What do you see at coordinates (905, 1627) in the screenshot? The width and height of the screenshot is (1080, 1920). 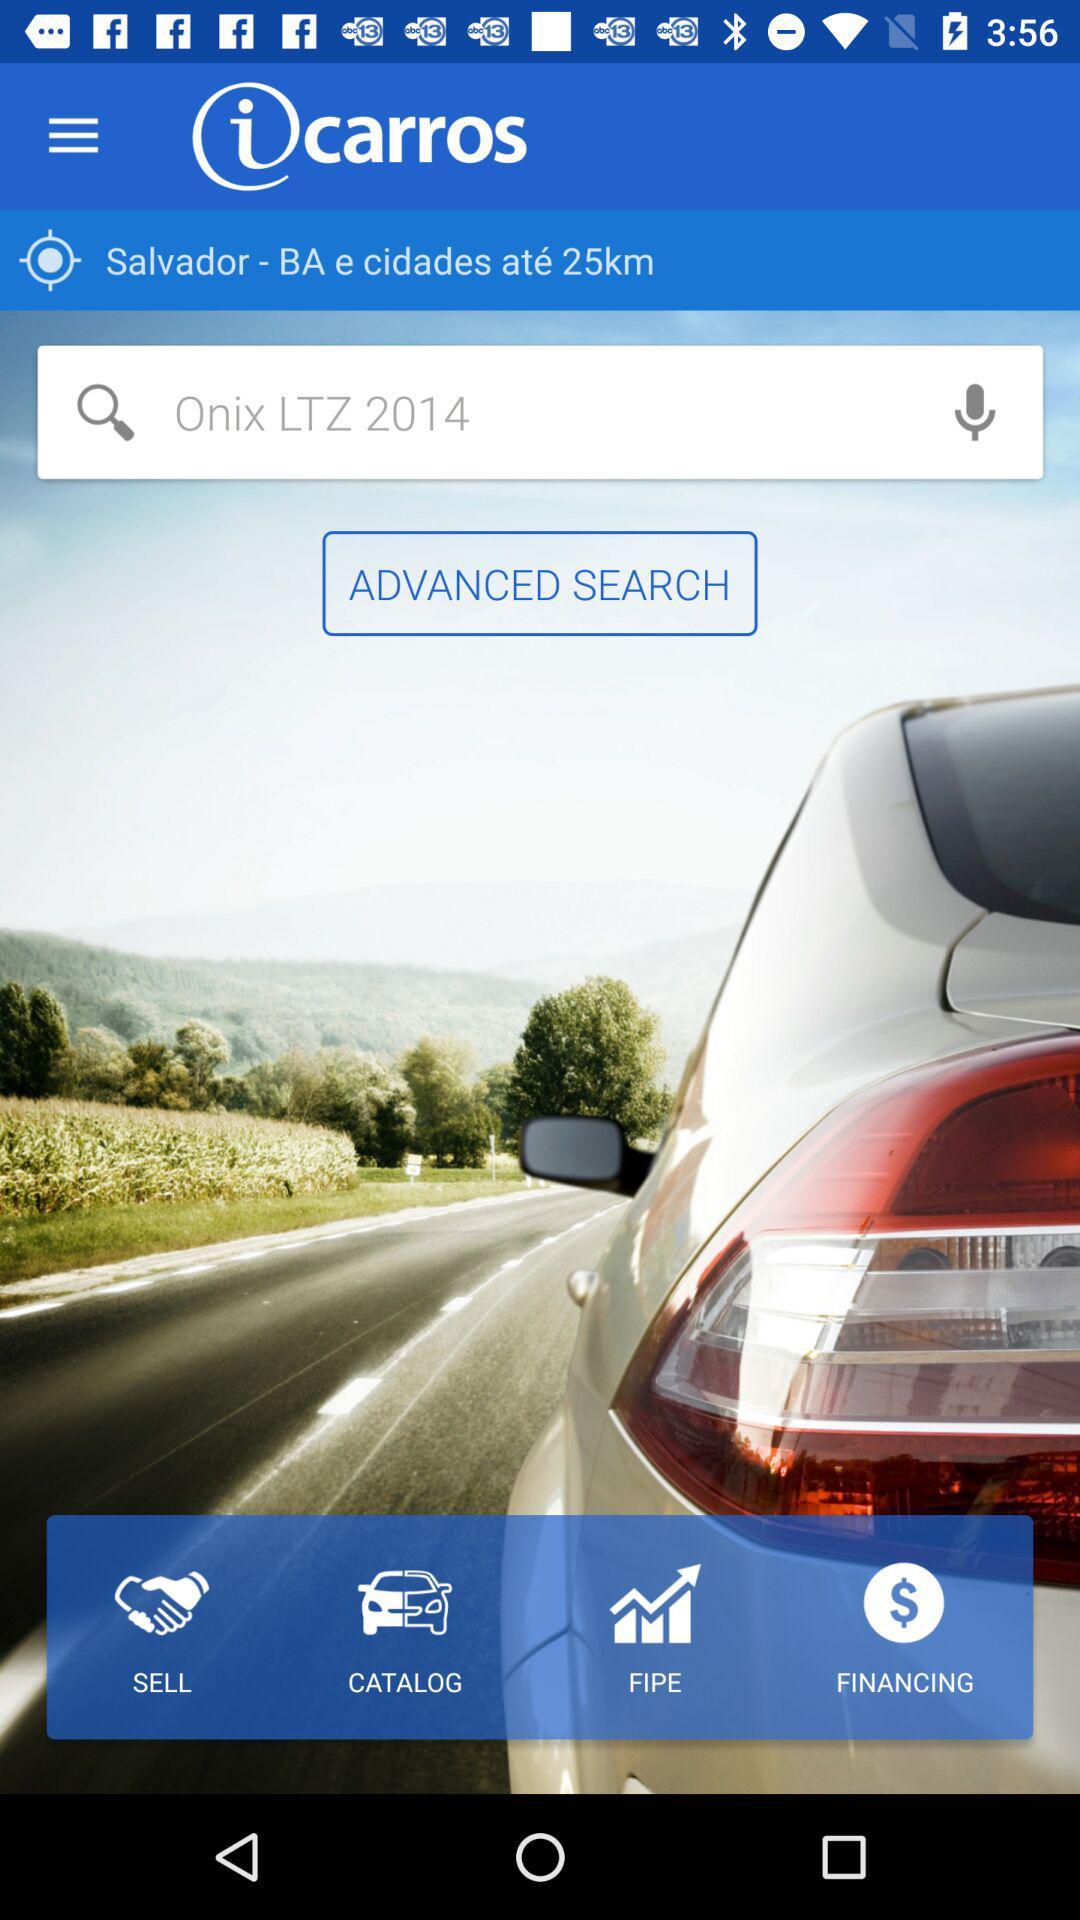 I see `the item to the right of fipe item` at bounding box center [905, 1627].